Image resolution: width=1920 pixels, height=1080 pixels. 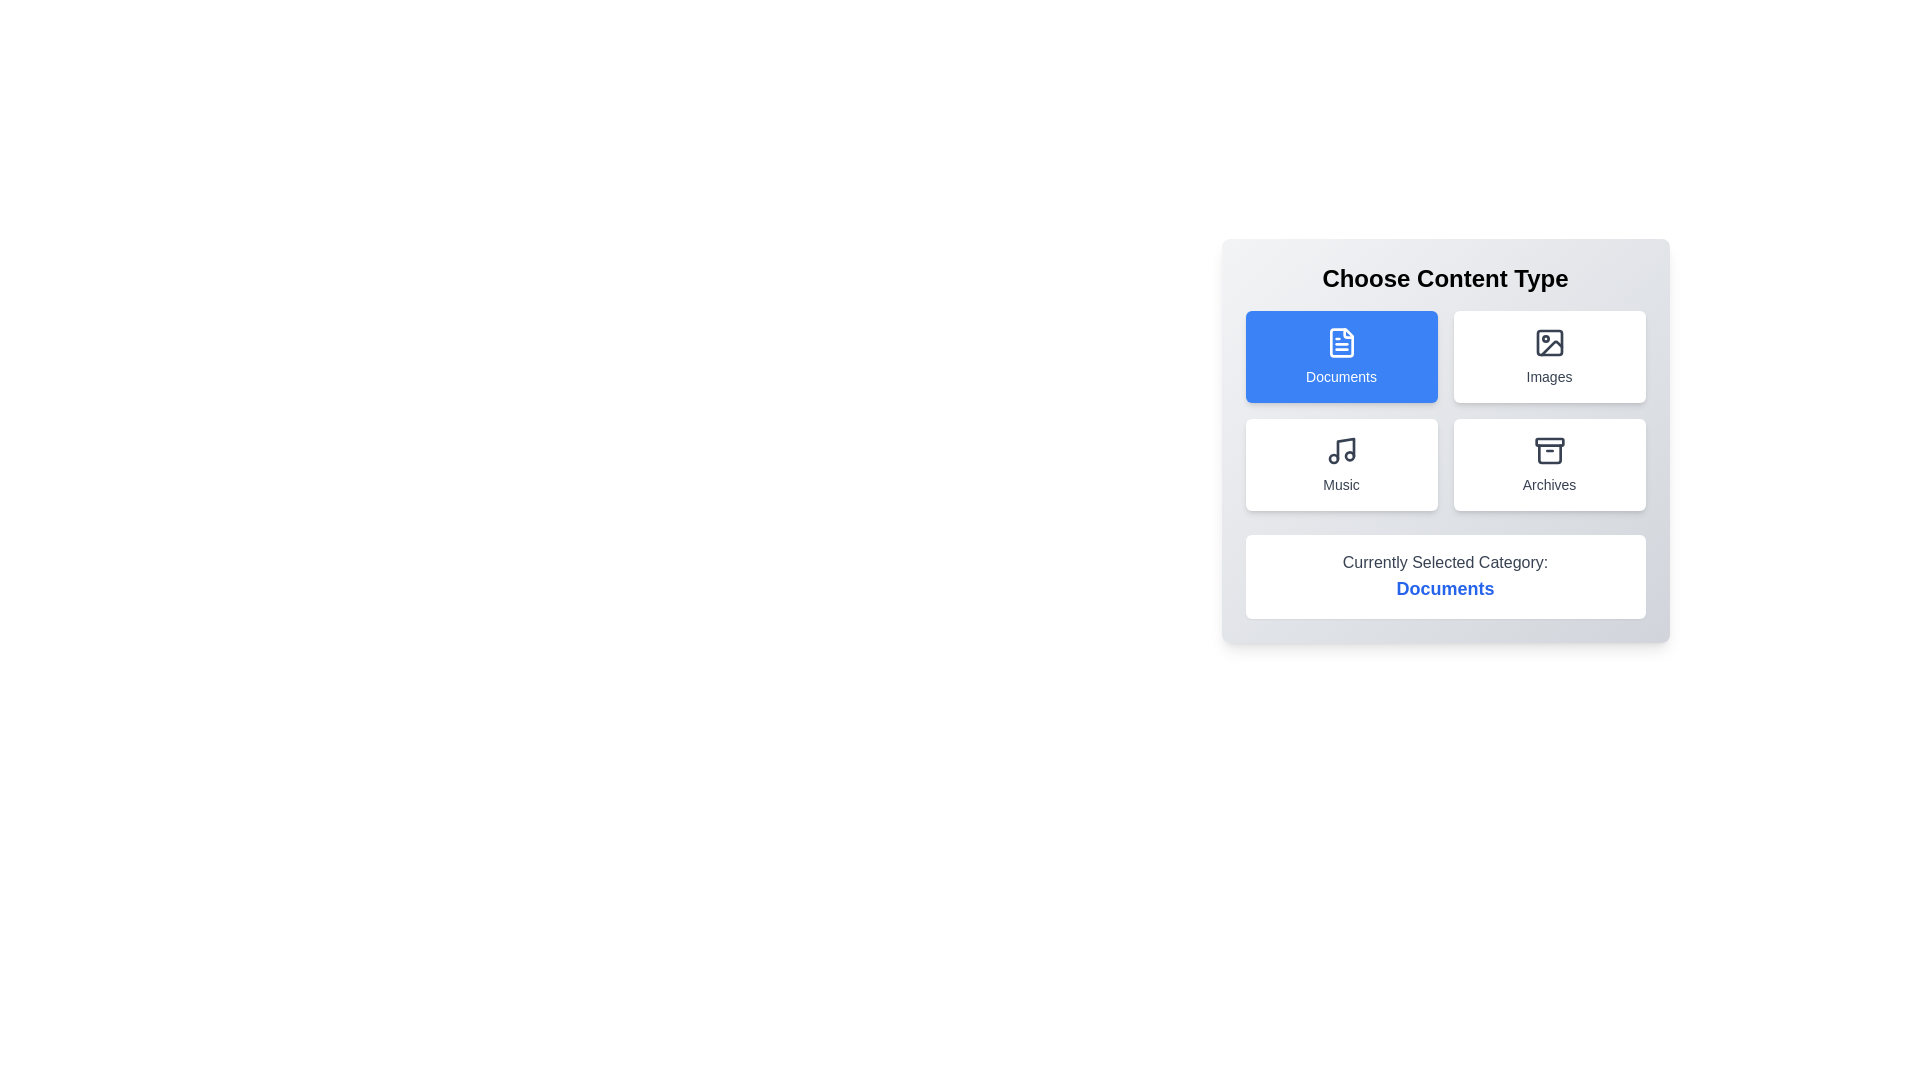 I want to click on the category button labeled Archives to view its hover effect, so click(x=1548, y=465).